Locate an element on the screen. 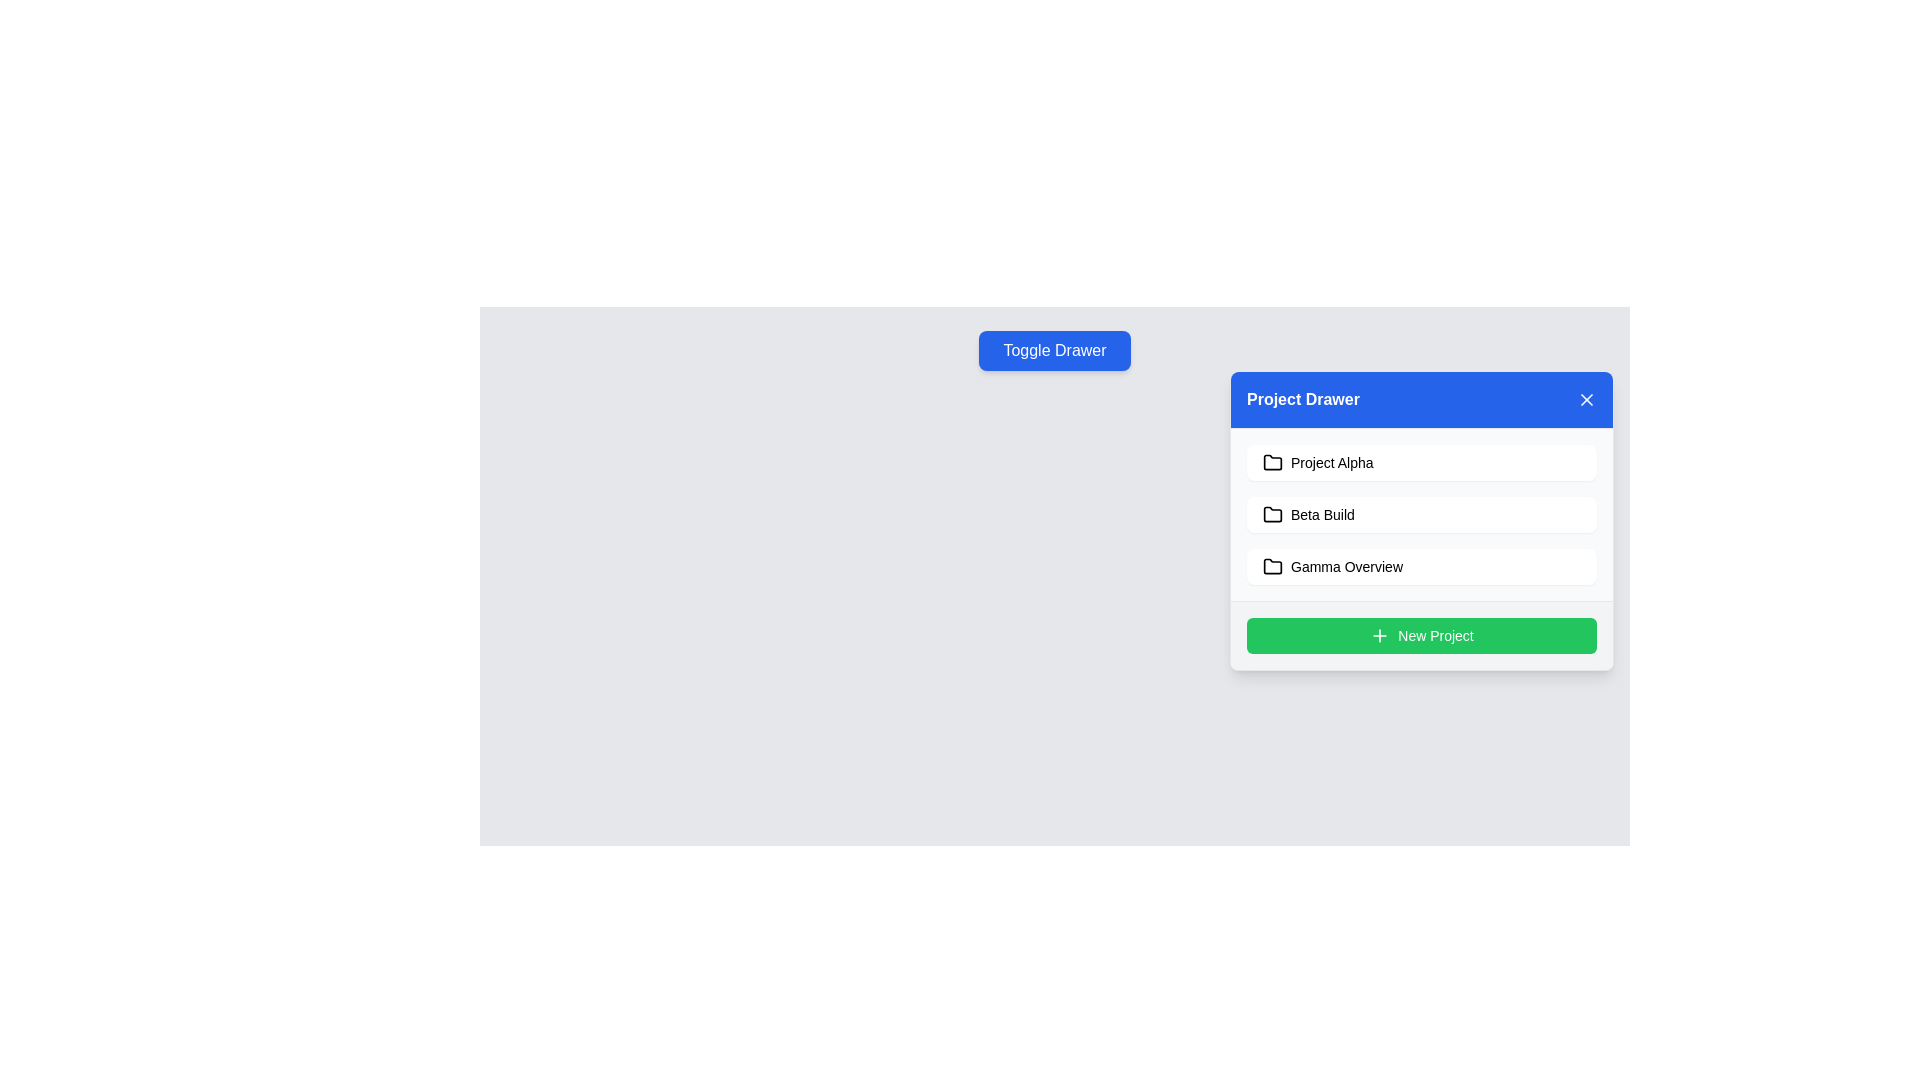 This screenshot has width=1920, height=1080. the folder icon associated with 'Project Alpha' is located at coordinates (1271, 462).